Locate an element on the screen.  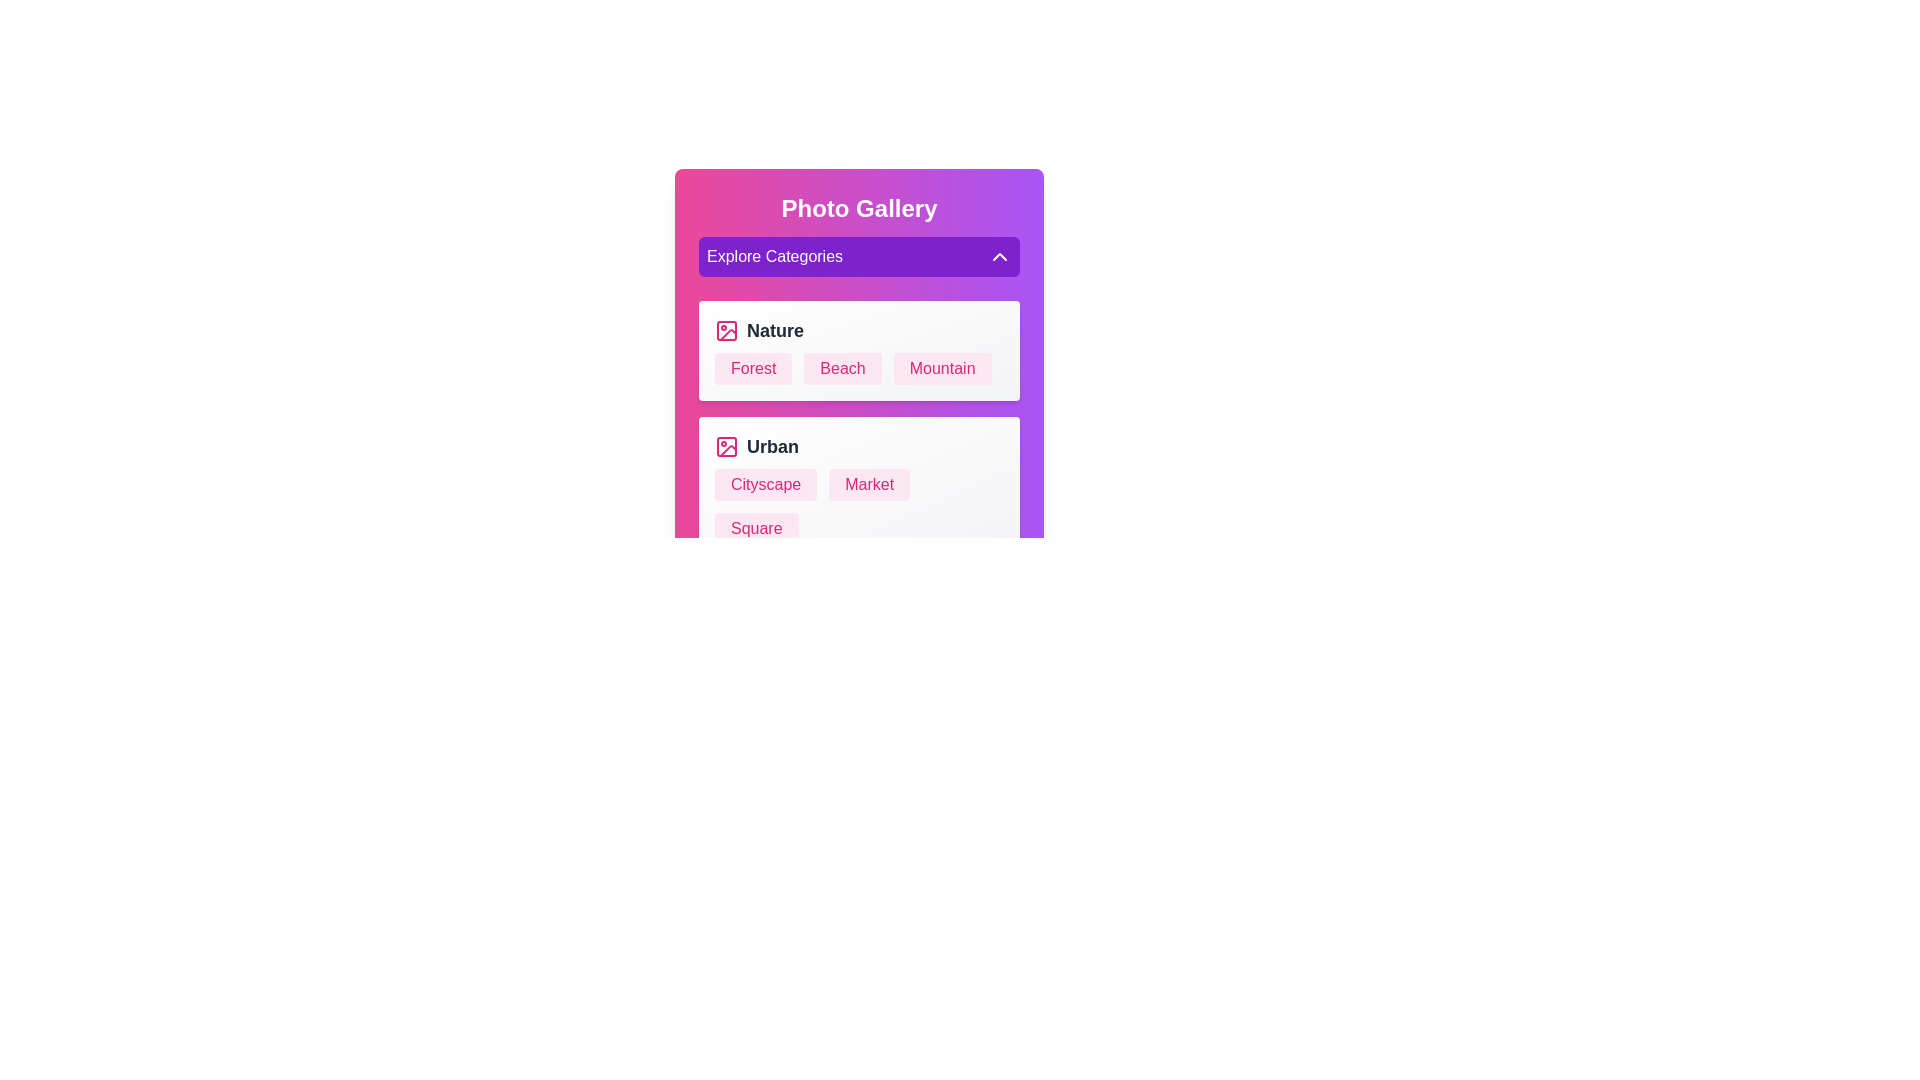
the photo name Beach to select it is located at coordinates (843, 369).